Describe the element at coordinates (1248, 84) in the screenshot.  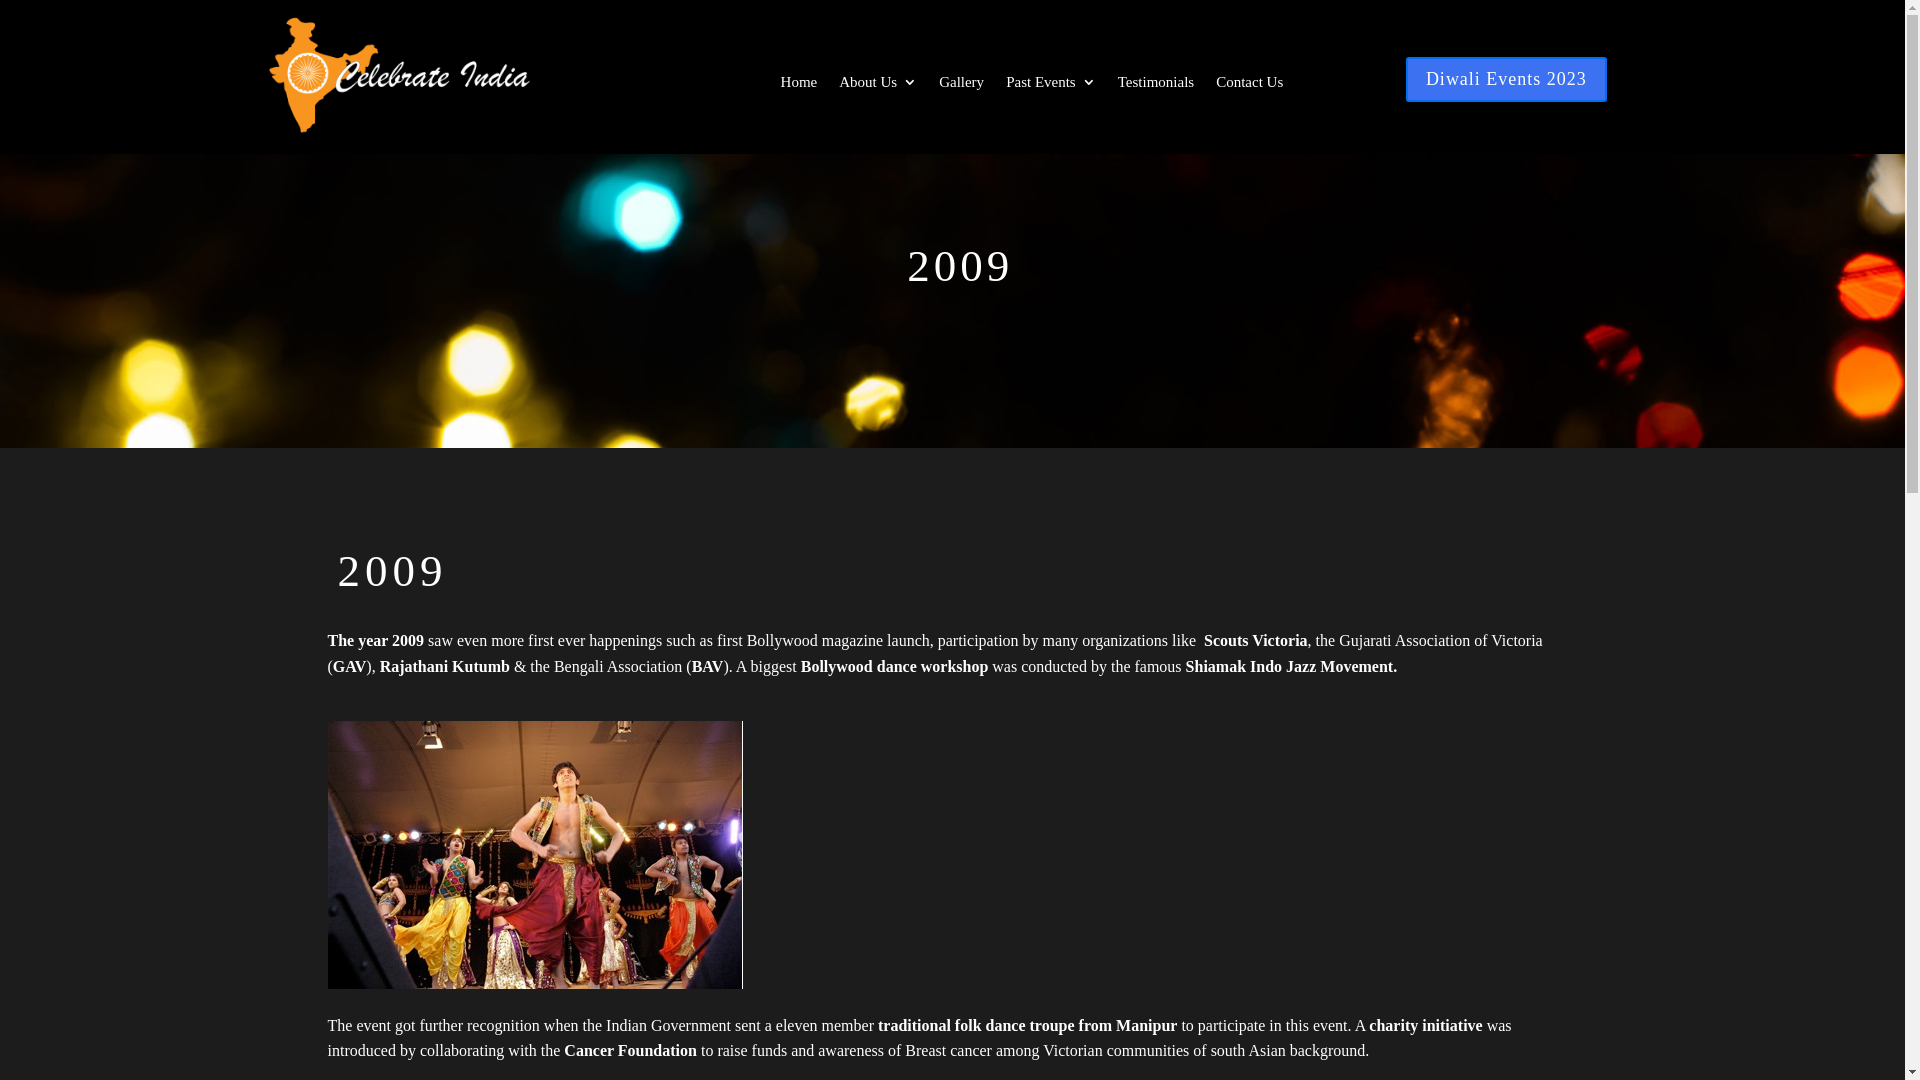
I see `'Contact Us'` at that location.